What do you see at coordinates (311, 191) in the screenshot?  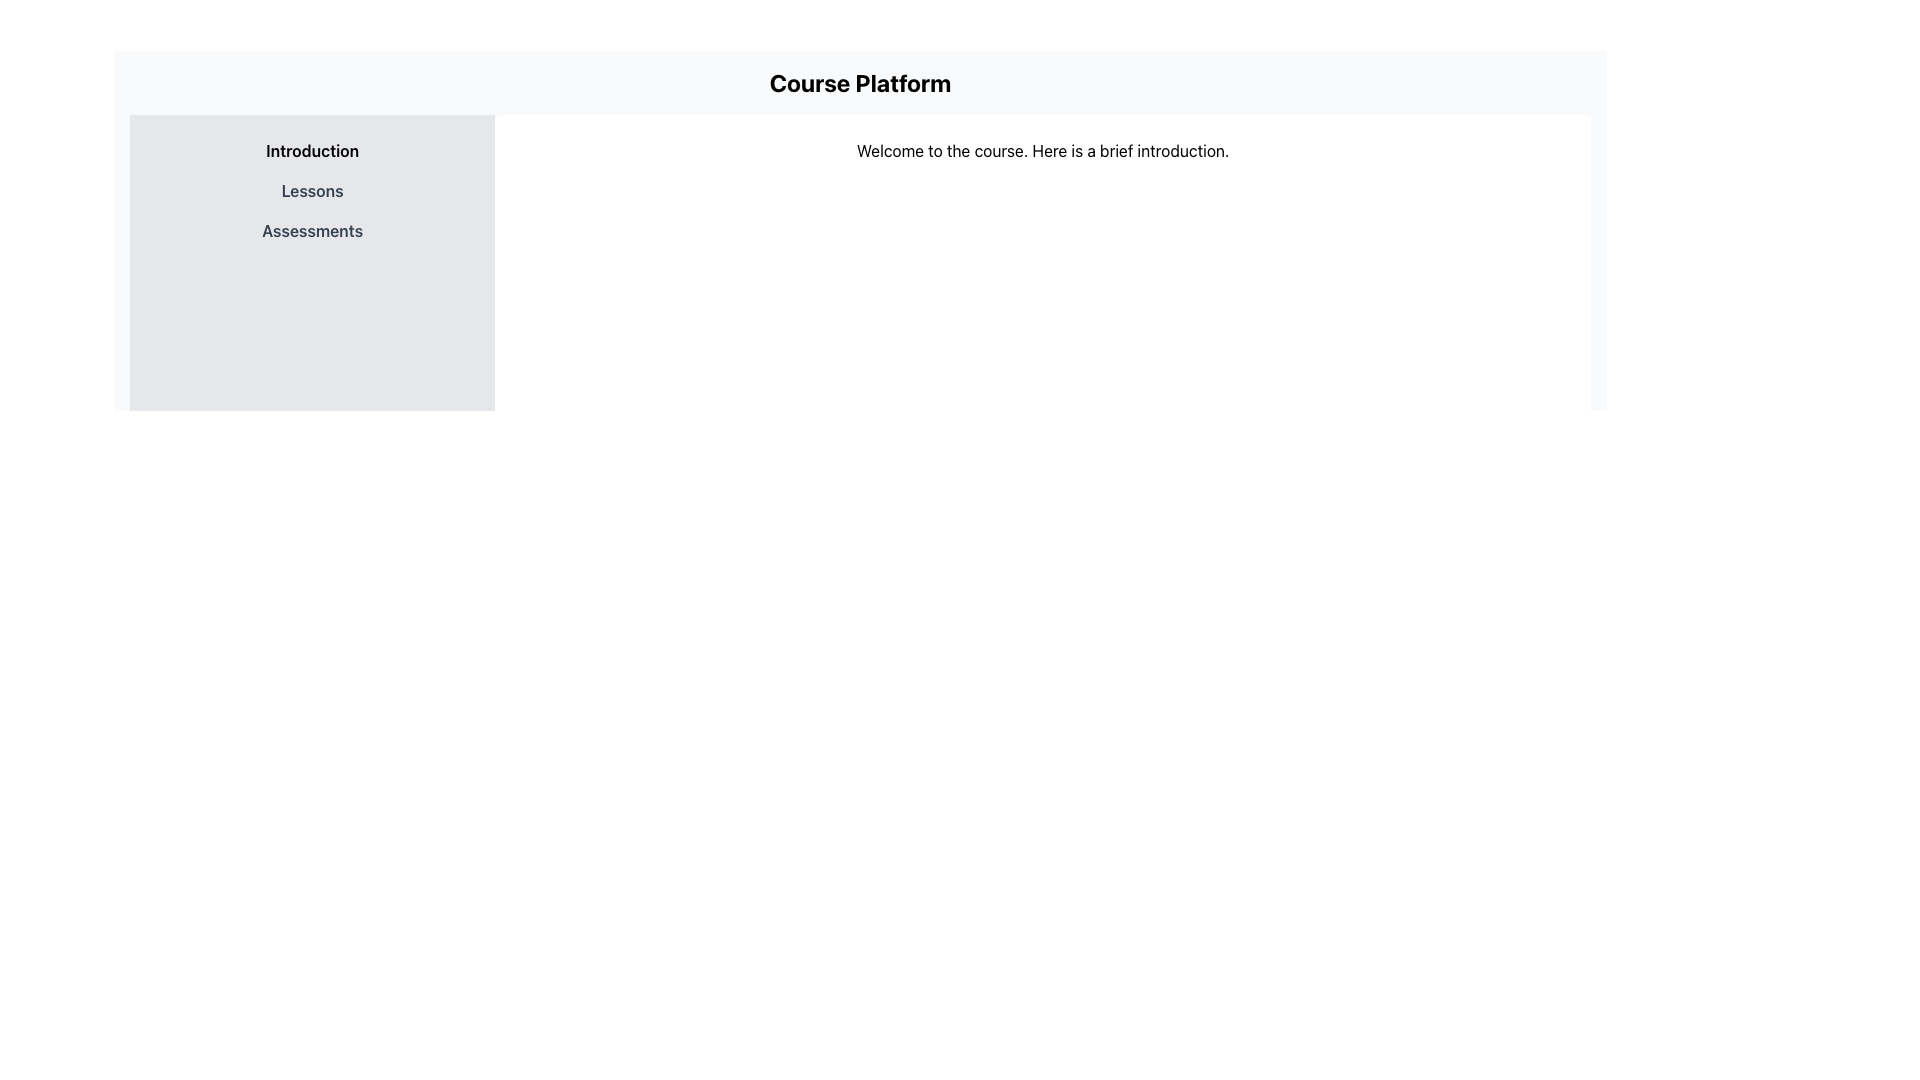 I see `the 'Lessons' text link, which is styled in gray and positioned between 'Introduction' and 'Assessments' in a vertical sidebar list` at bounding box center [311, 191].